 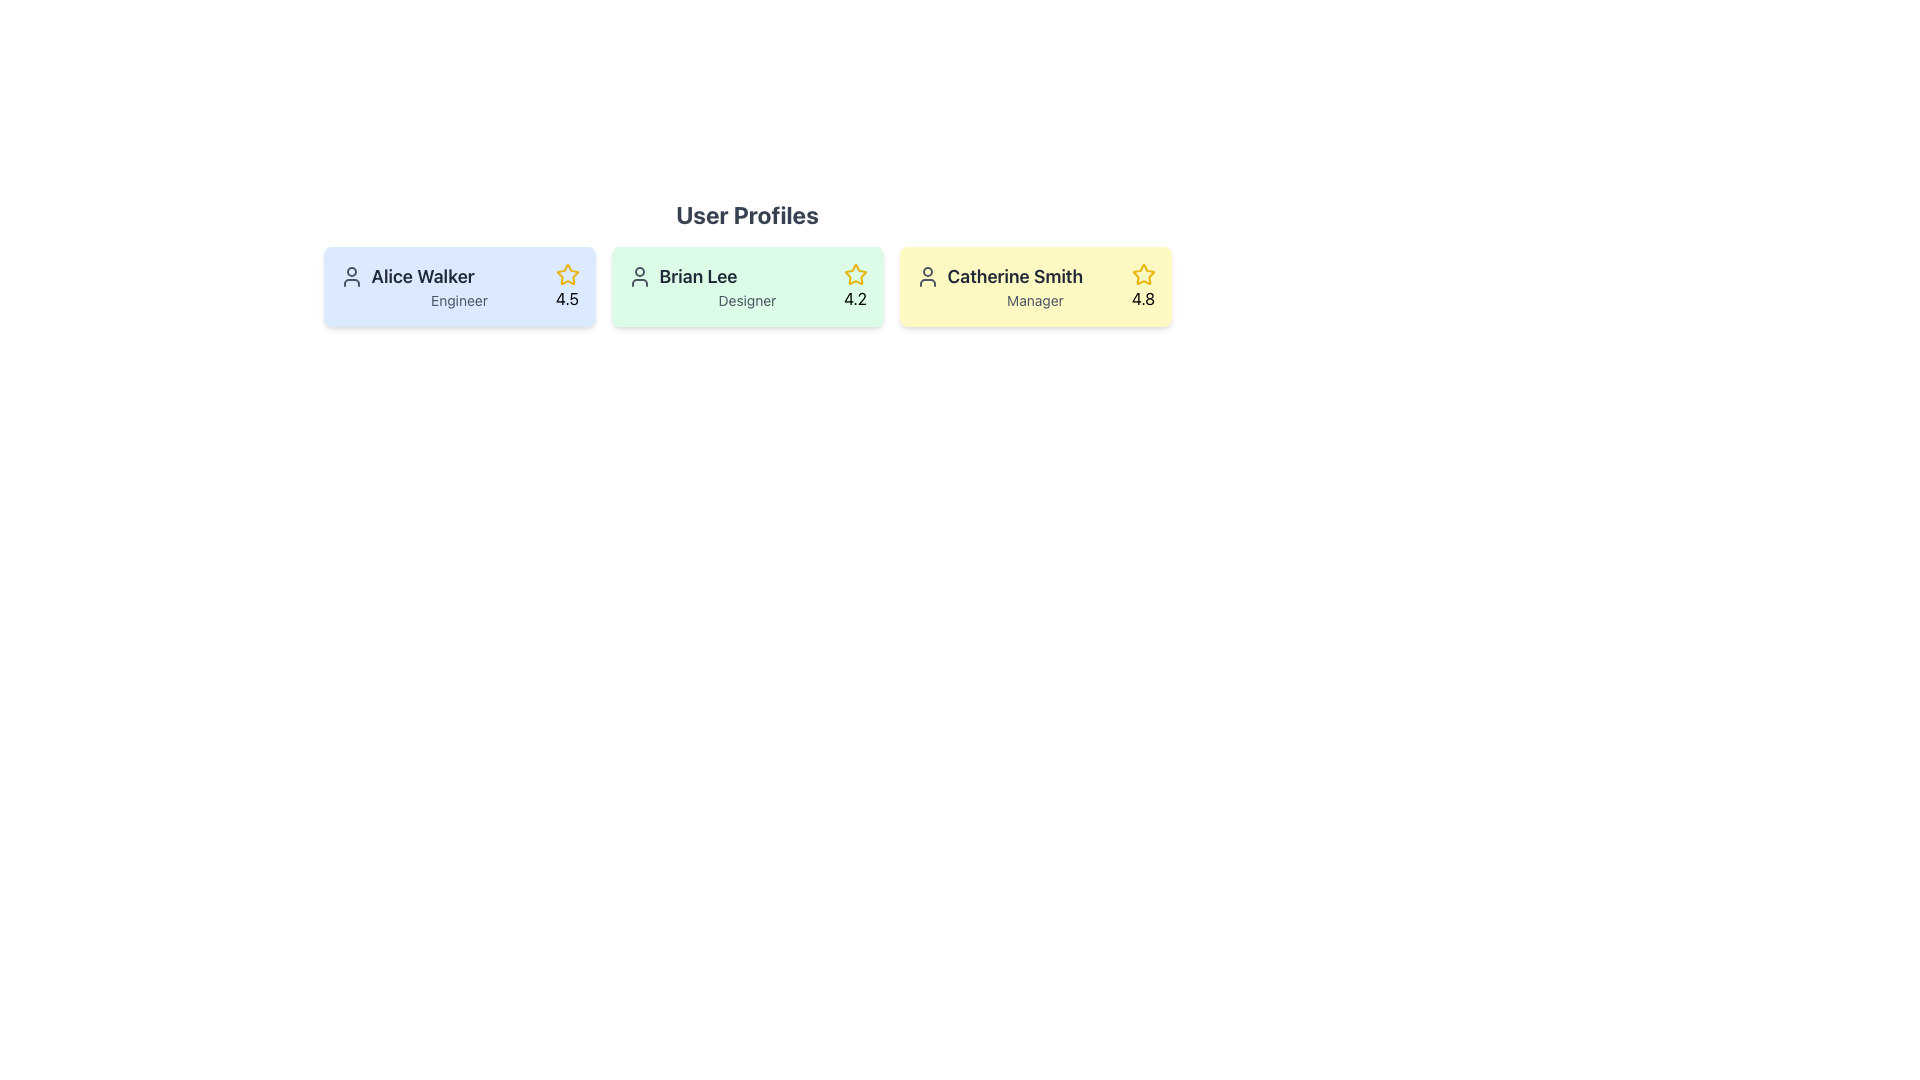 I want to click on the Profile card representing a user profile that summarizes the user's name, profession, and rating information, which is the first card in a grid layout, so click(x=458, y=286).